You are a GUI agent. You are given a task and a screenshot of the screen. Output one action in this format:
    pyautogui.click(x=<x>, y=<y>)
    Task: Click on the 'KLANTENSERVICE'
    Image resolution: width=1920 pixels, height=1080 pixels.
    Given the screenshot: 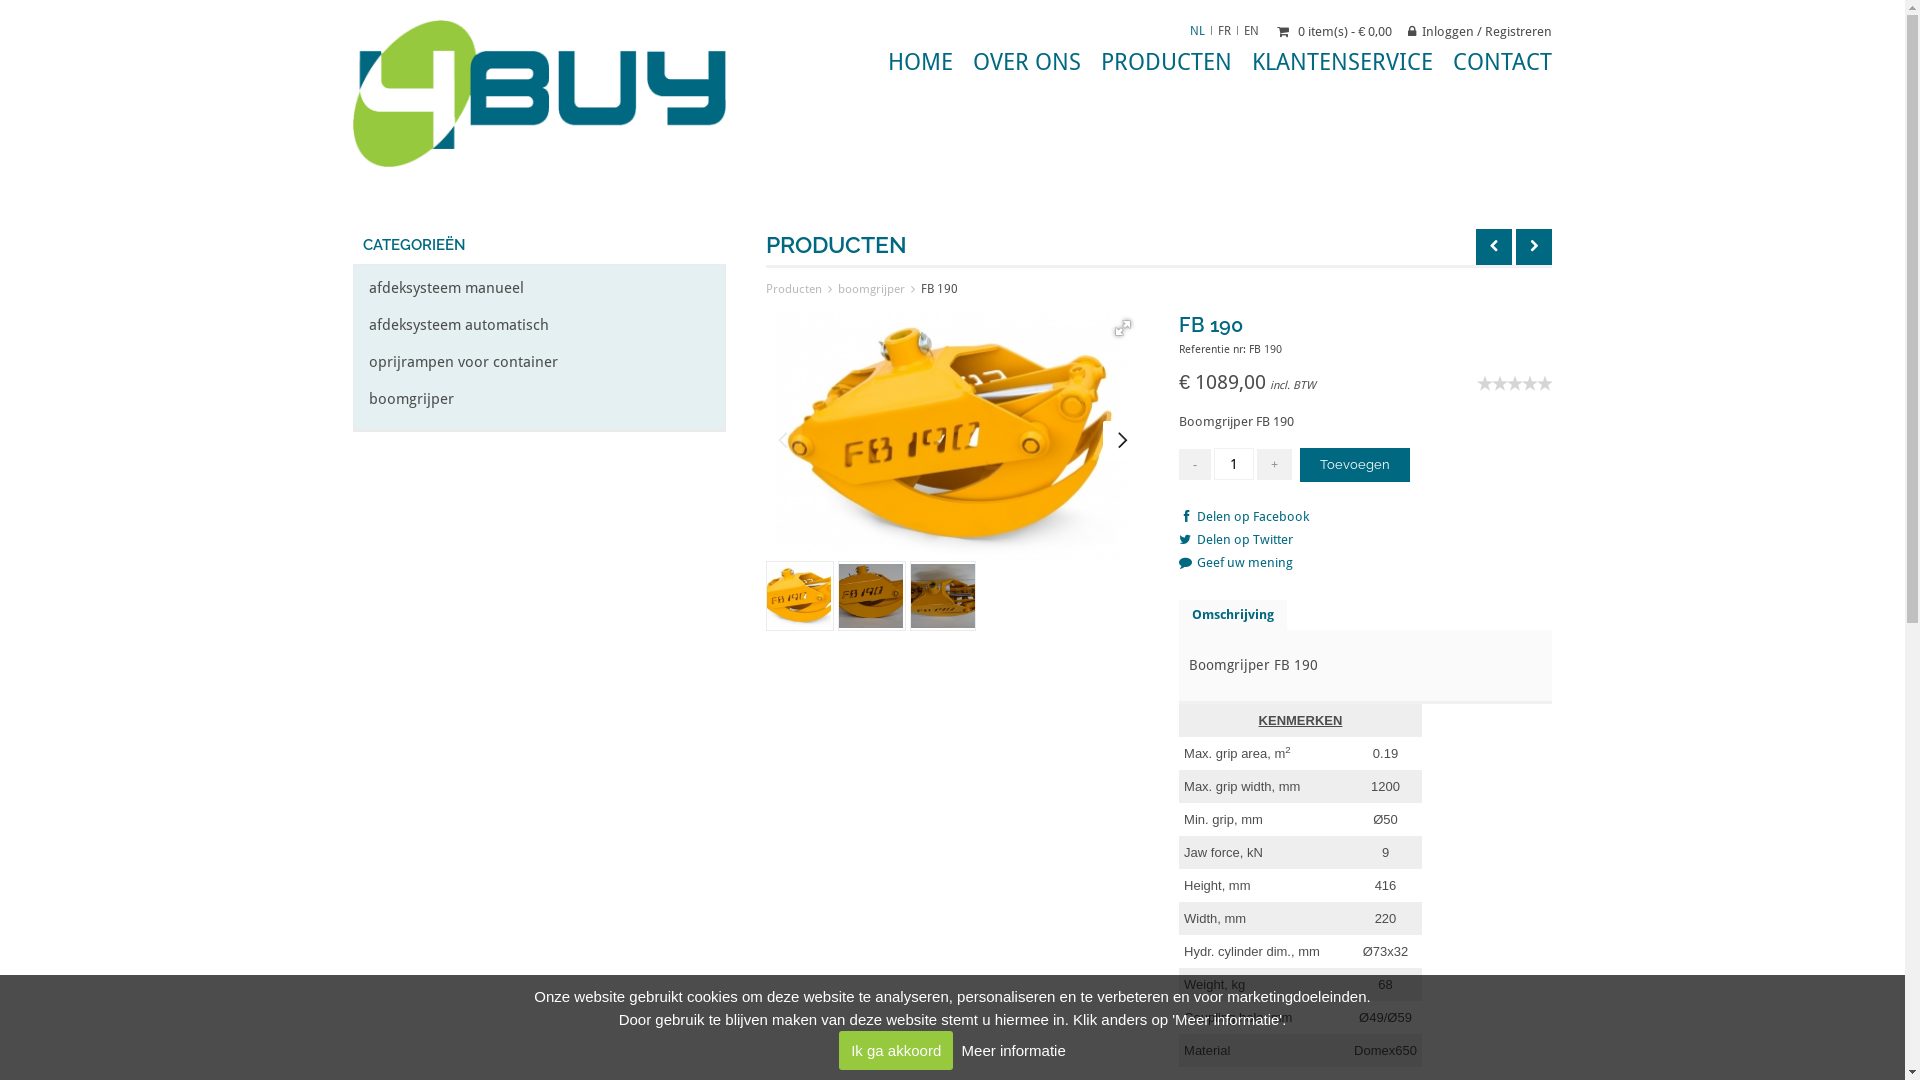 What is the action you would take?
    pyautogui.click(x=1342, y=60)
    